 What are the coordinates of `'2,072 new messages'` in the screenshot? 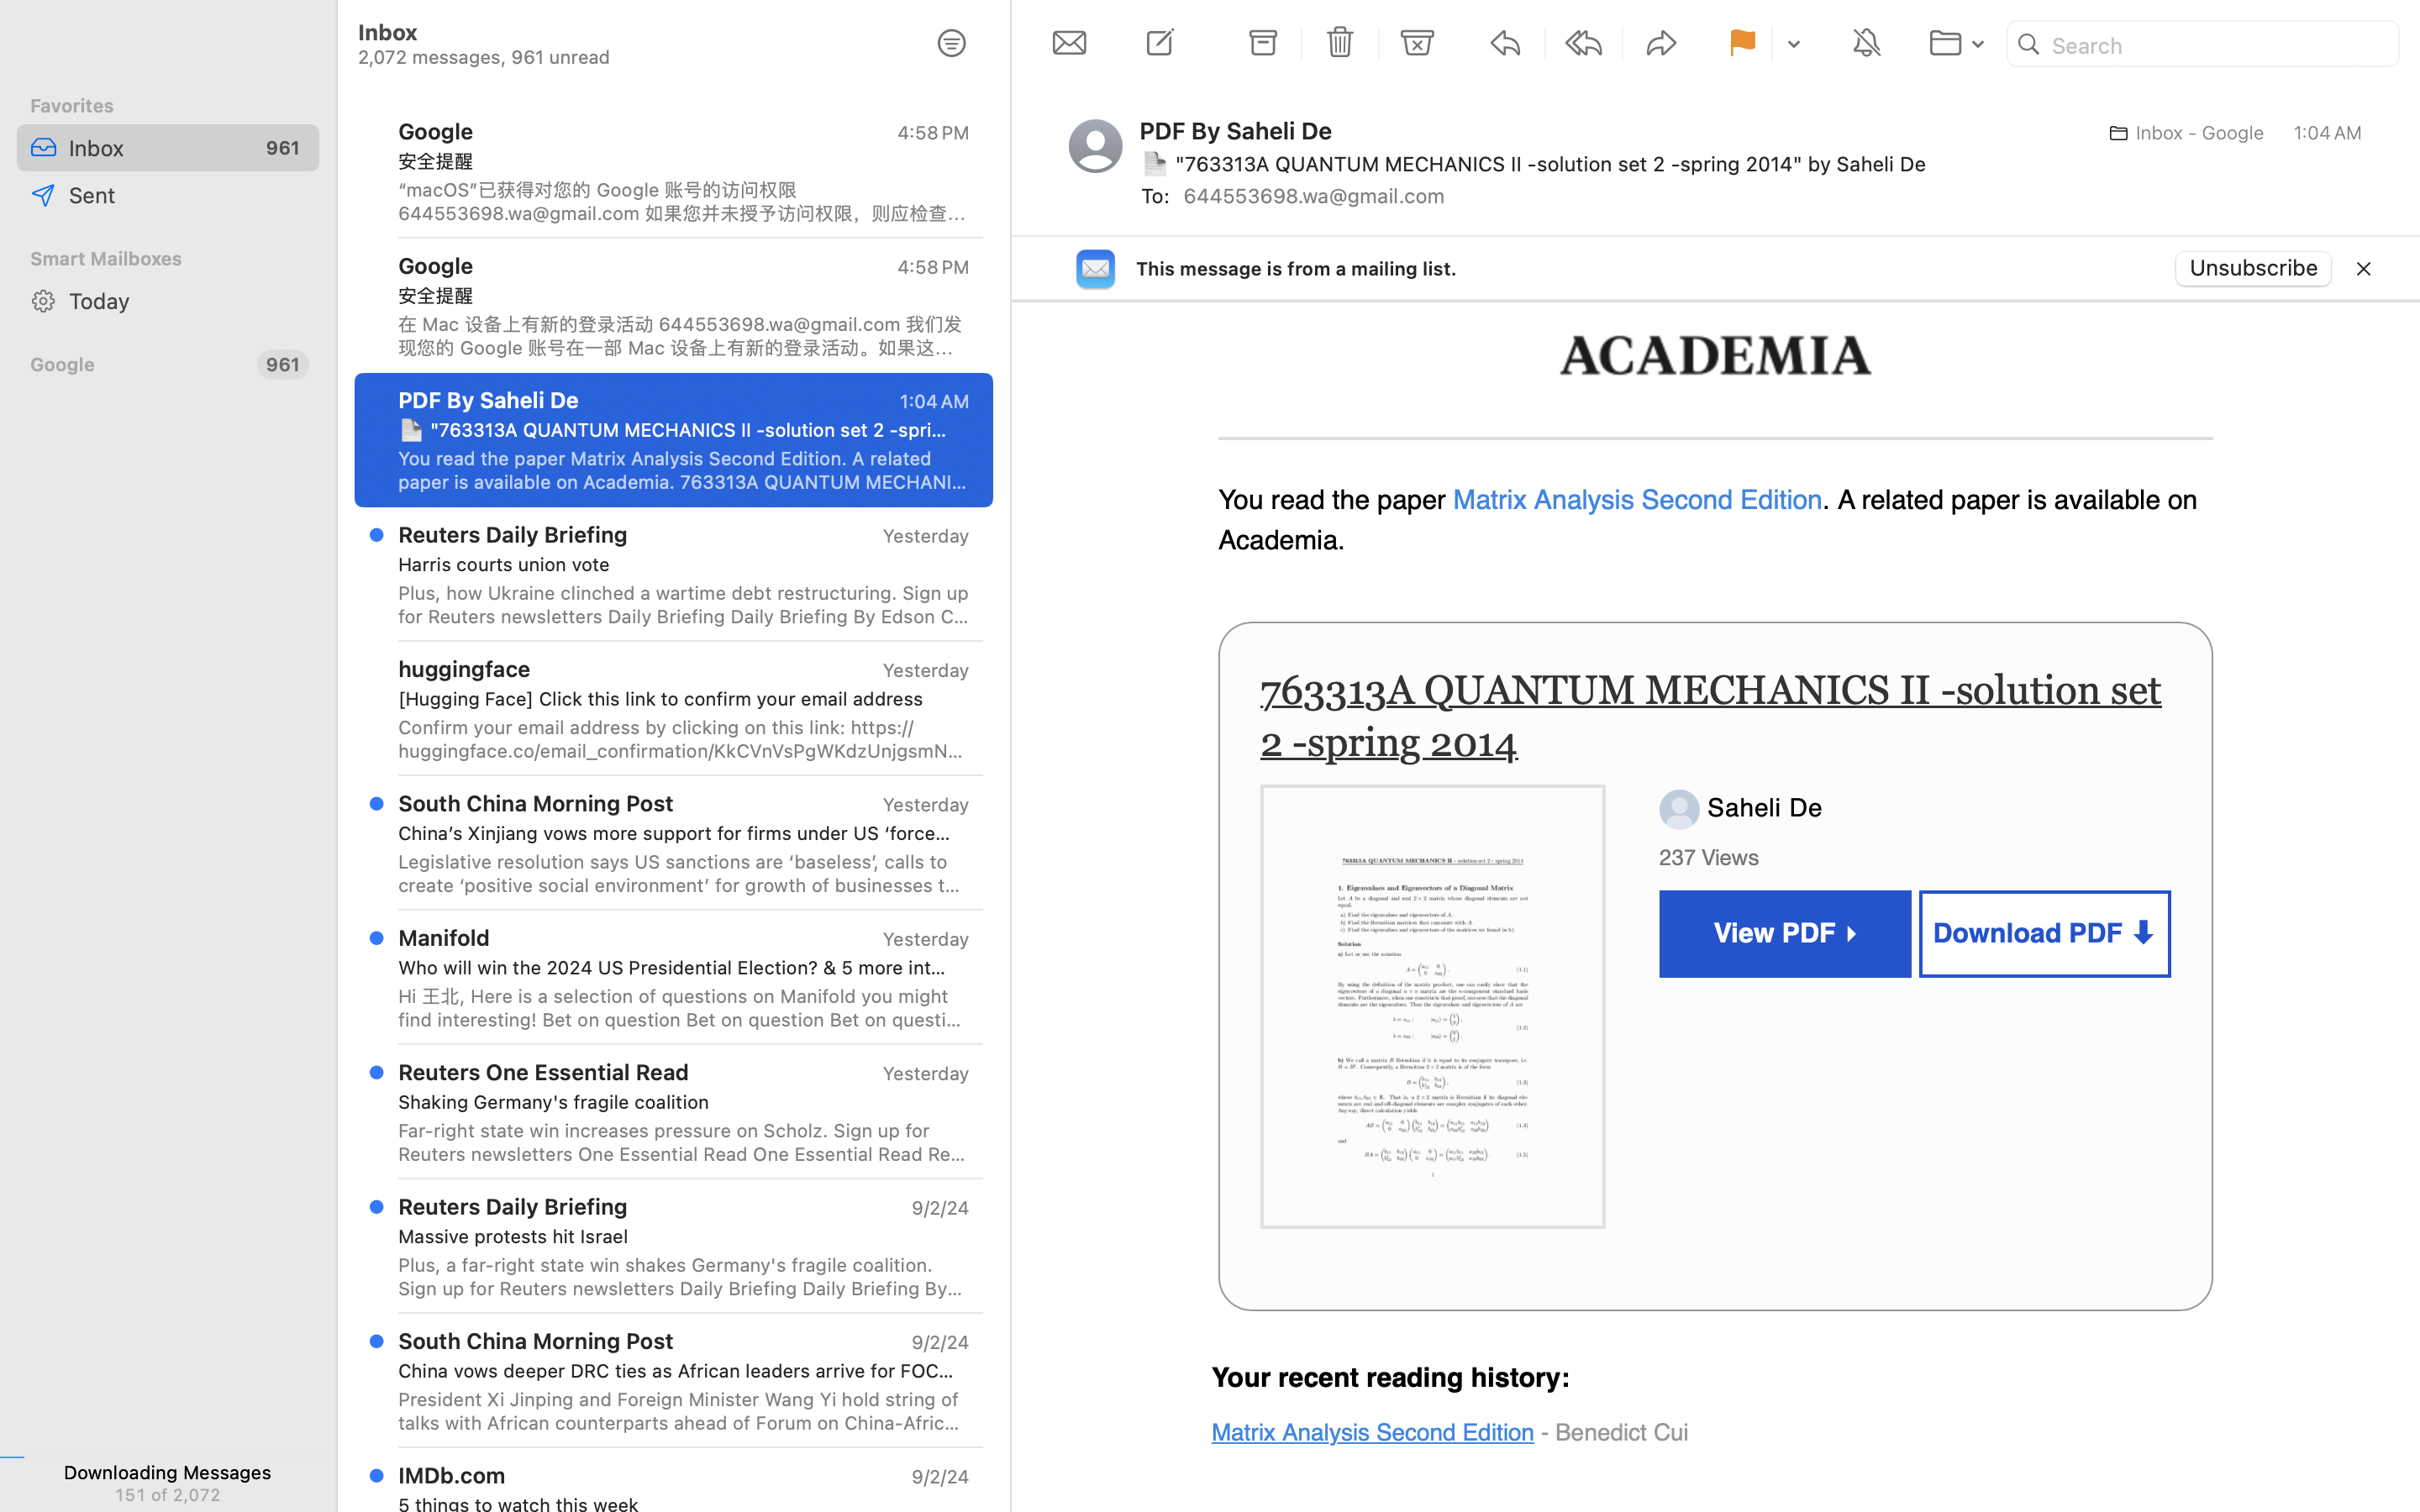 It's located at (166, 1492).